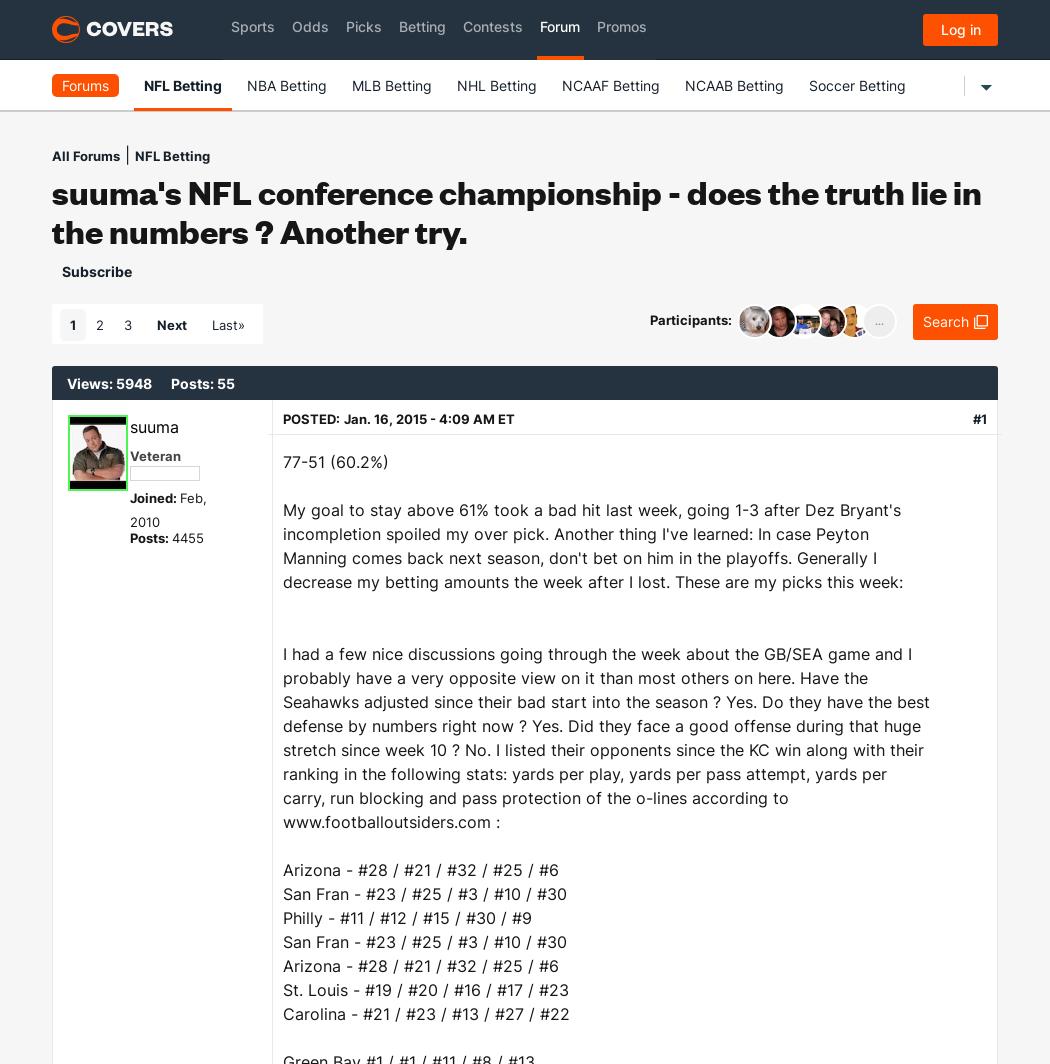  What do you see at coordinates (311, 418) in the screenshot?
I see `'Posted:'` at bounding box center [311, 418].